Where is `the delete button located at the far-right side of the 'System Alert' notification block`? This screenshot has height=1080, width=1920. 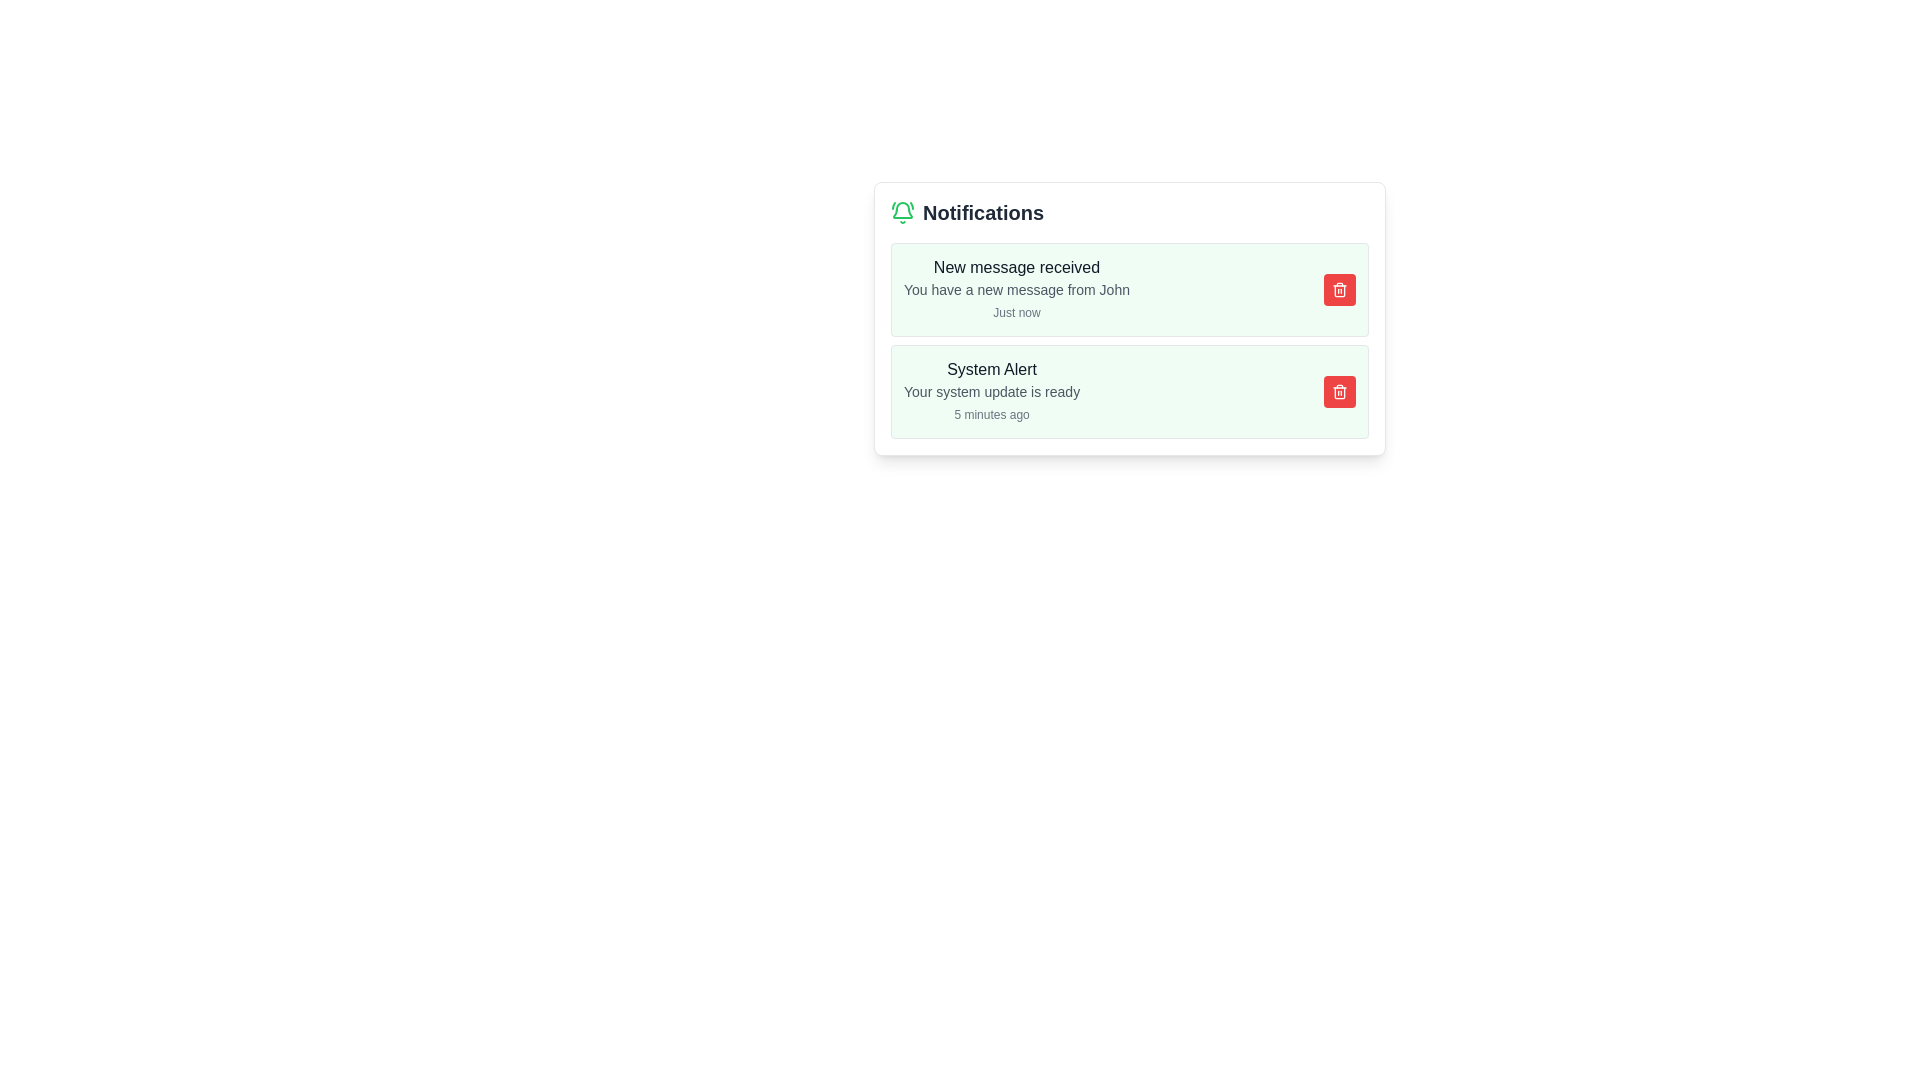
the delete button located at the far-right side of the 'System Alert' notification block is located at coordinates (1339, 392).